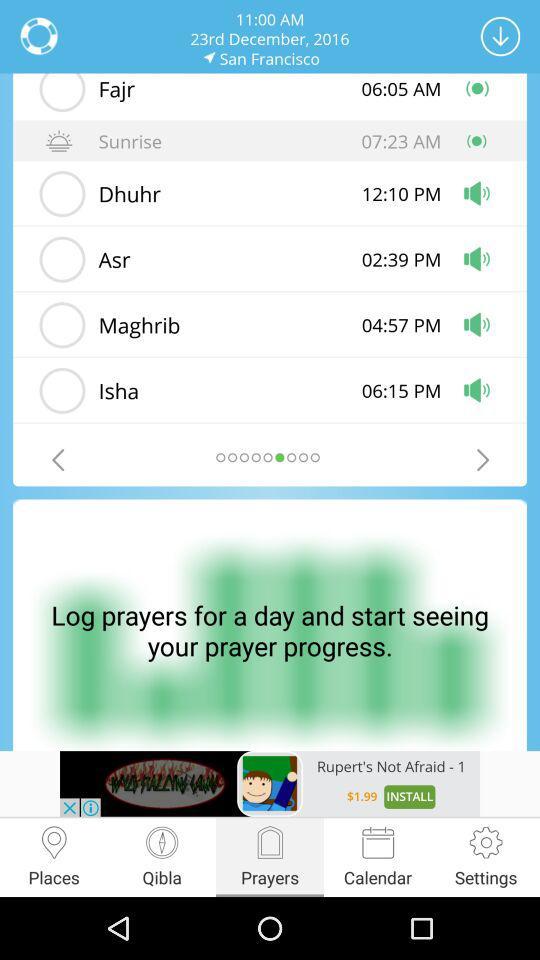 This screenshot has height=960, width=540. I want to click on the arrow_backward icon, so click(59, 459).